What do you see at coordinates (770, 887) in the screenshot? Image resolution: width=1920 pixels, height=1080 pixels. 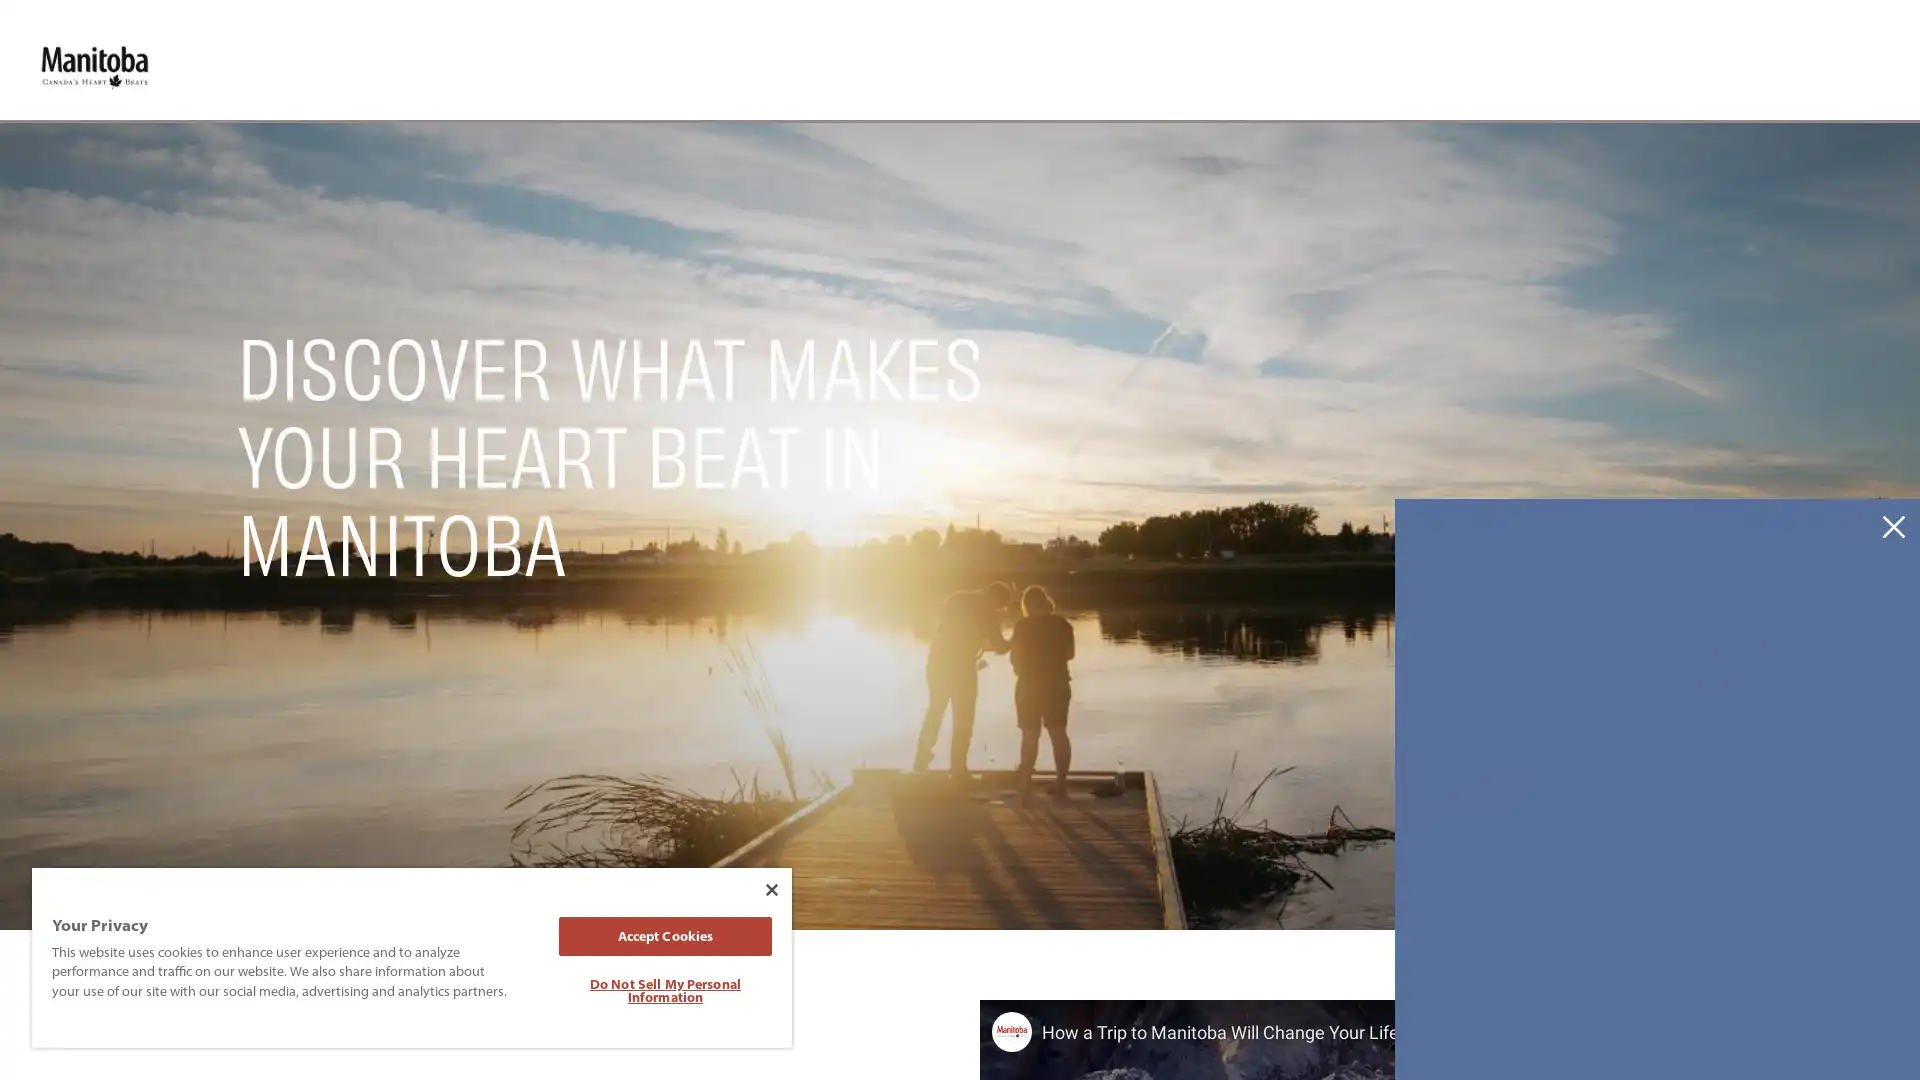 I see `Close` at bounding box center [770, 887].